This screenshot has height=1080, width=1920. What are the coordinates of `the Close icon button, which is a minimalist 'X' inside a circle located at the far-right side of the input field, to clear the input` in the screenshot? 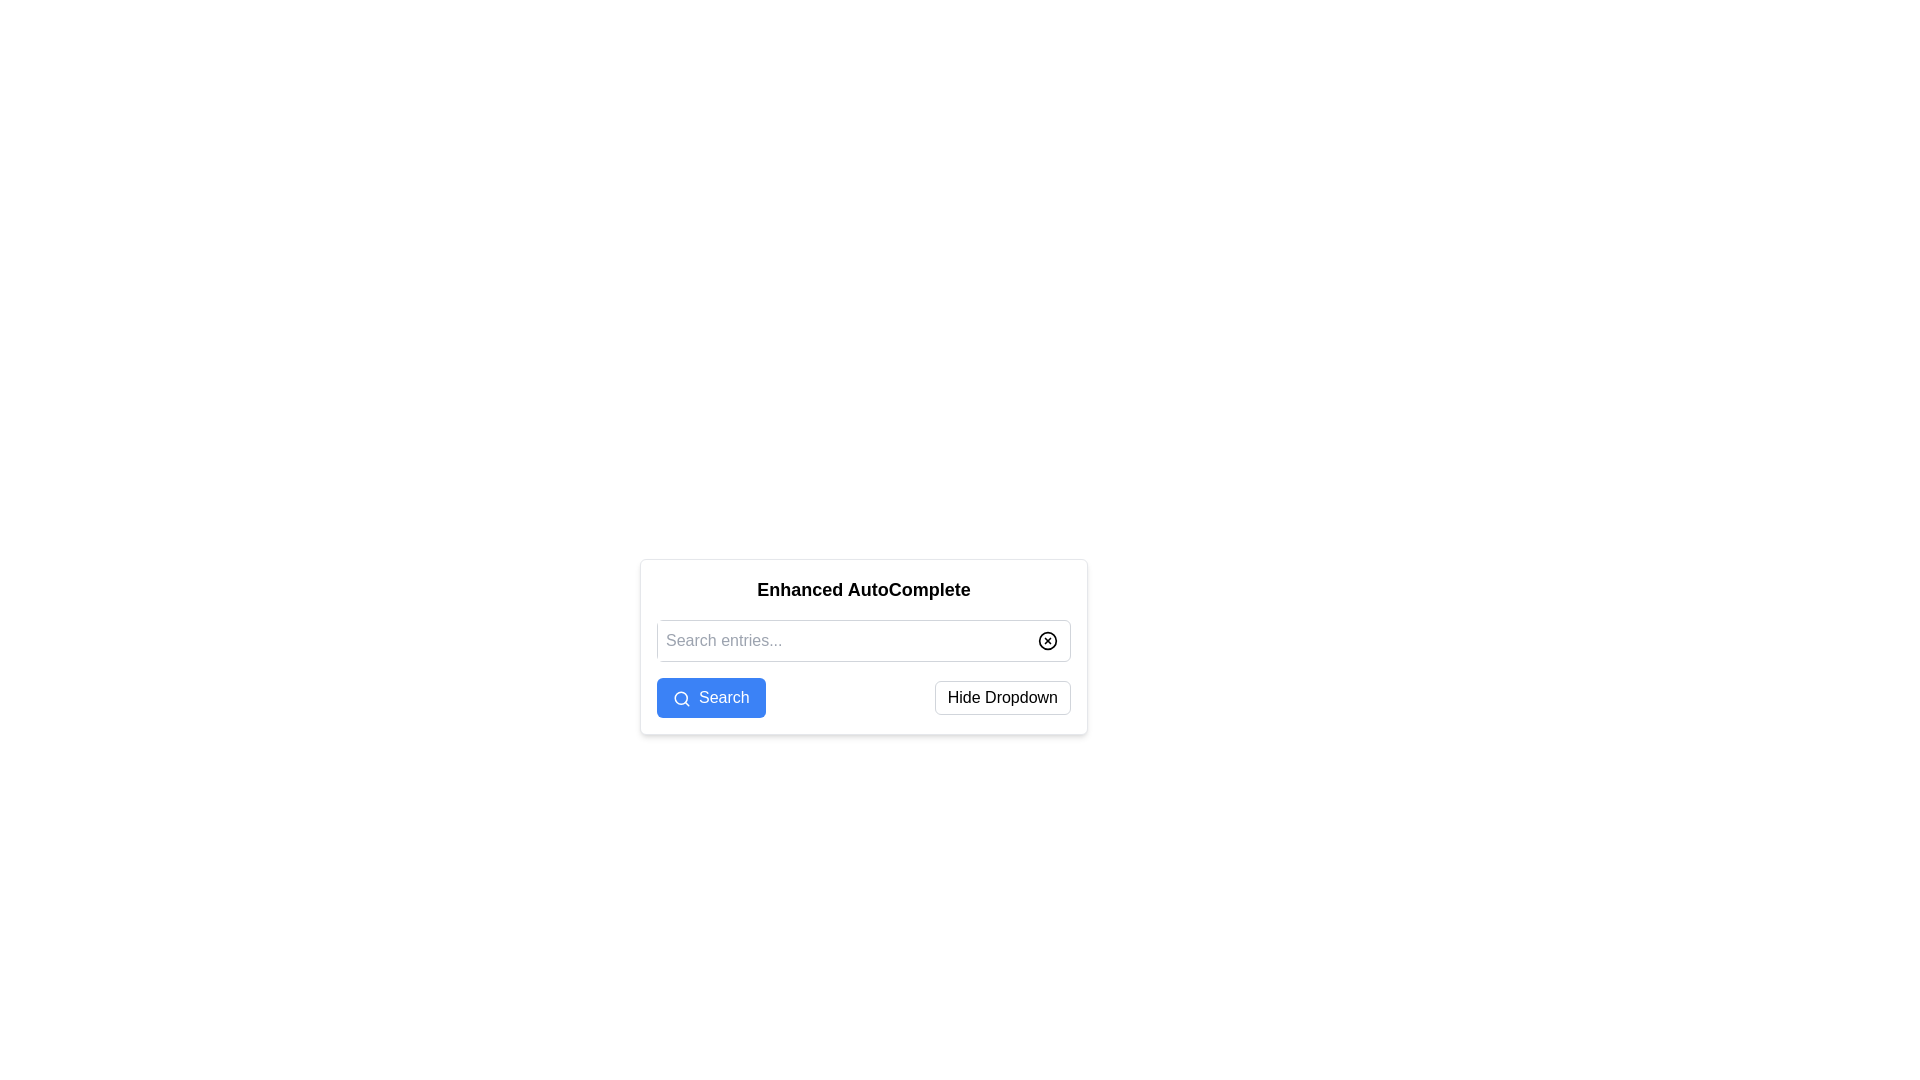 It's located at (1046, 640).